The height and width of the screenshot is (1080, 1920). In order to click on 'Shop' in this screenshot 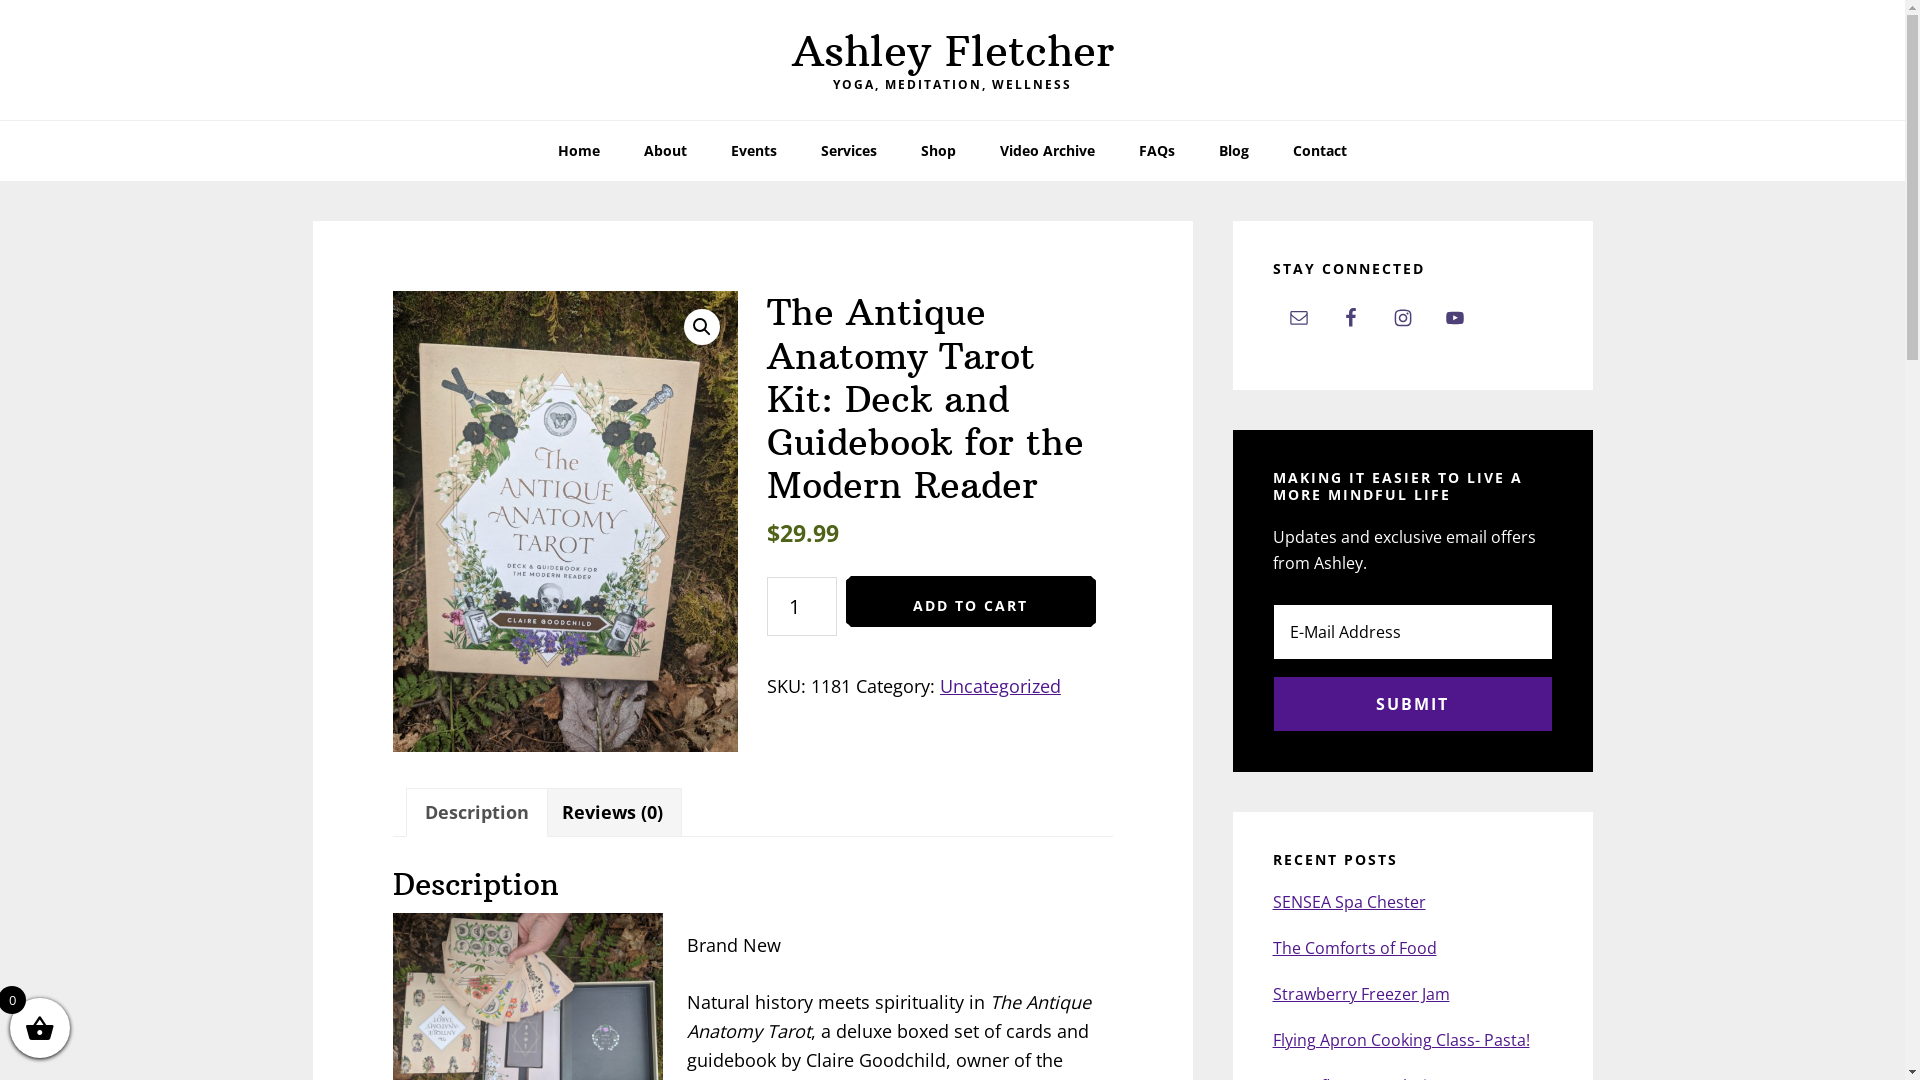, I will do `click(937, 149)`.